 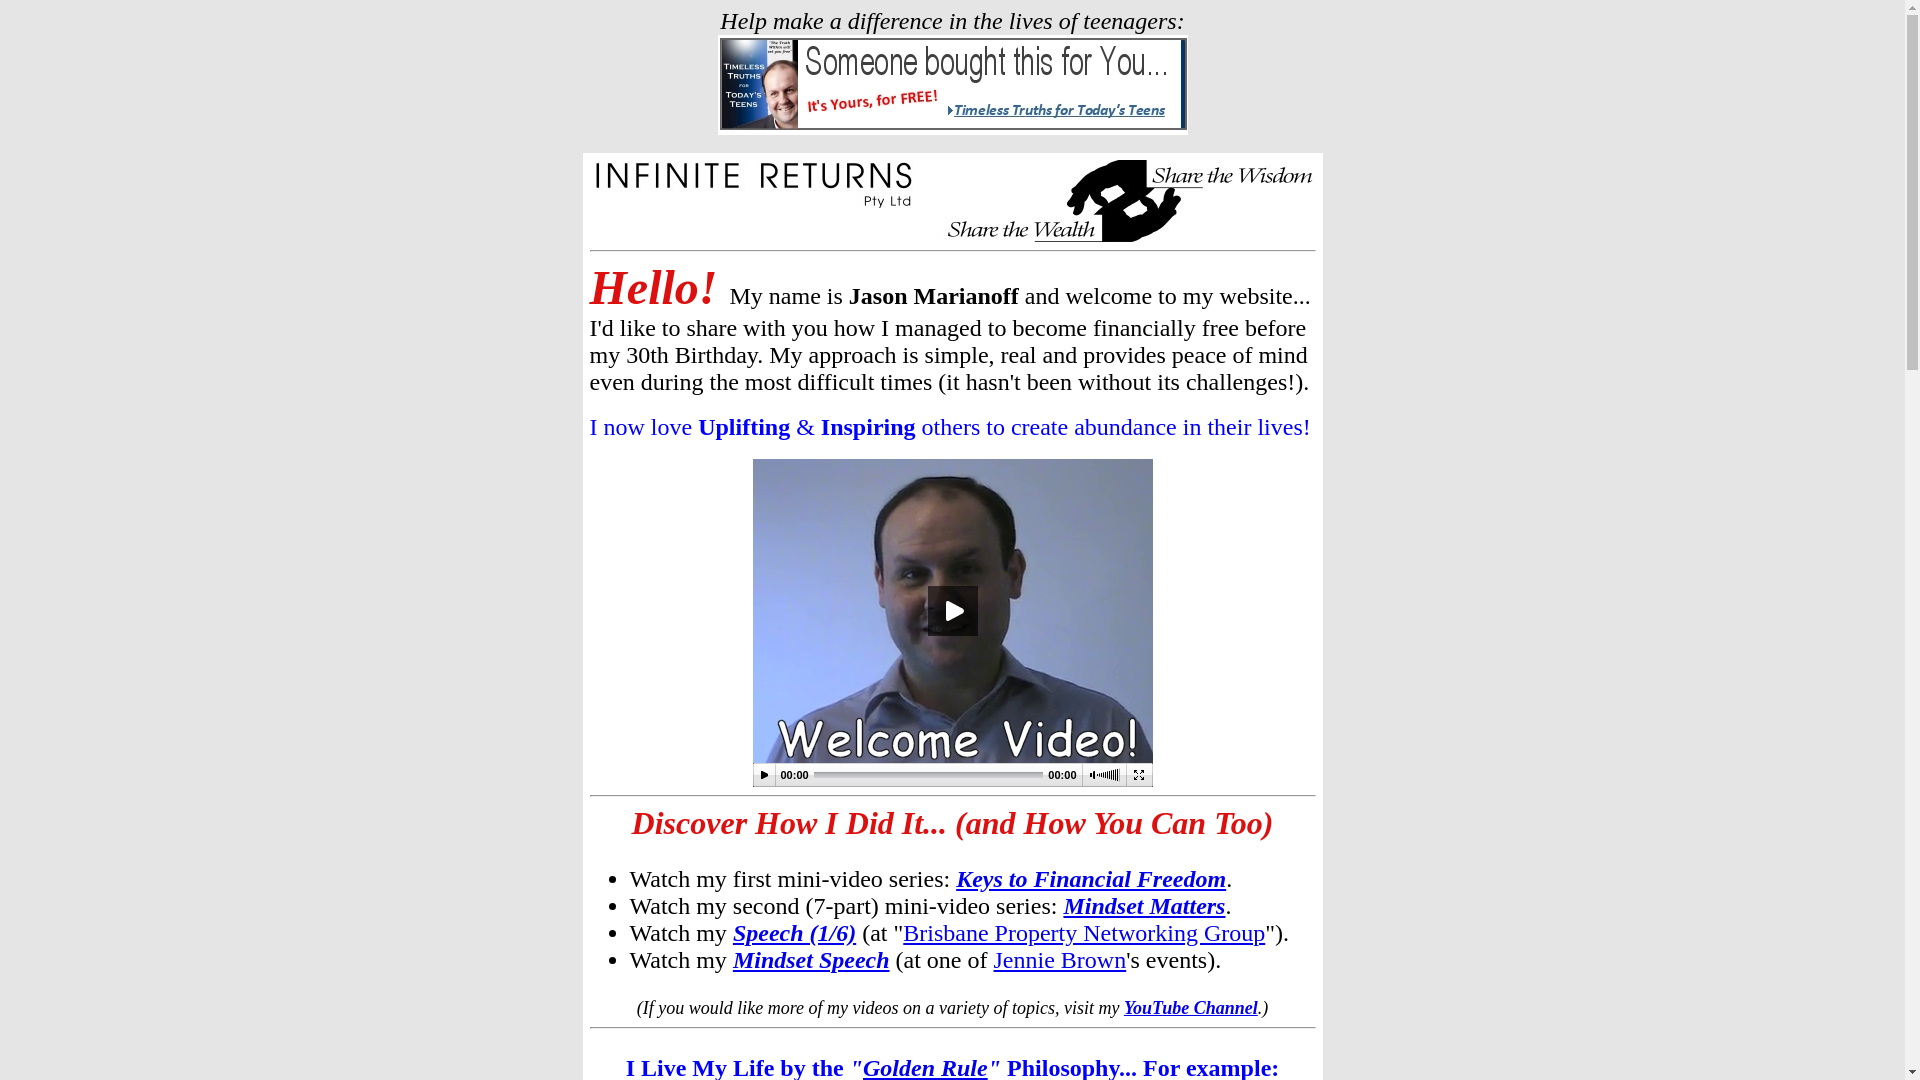 I want to click on 'Speech (1/6)', so click(x=793, y=933).